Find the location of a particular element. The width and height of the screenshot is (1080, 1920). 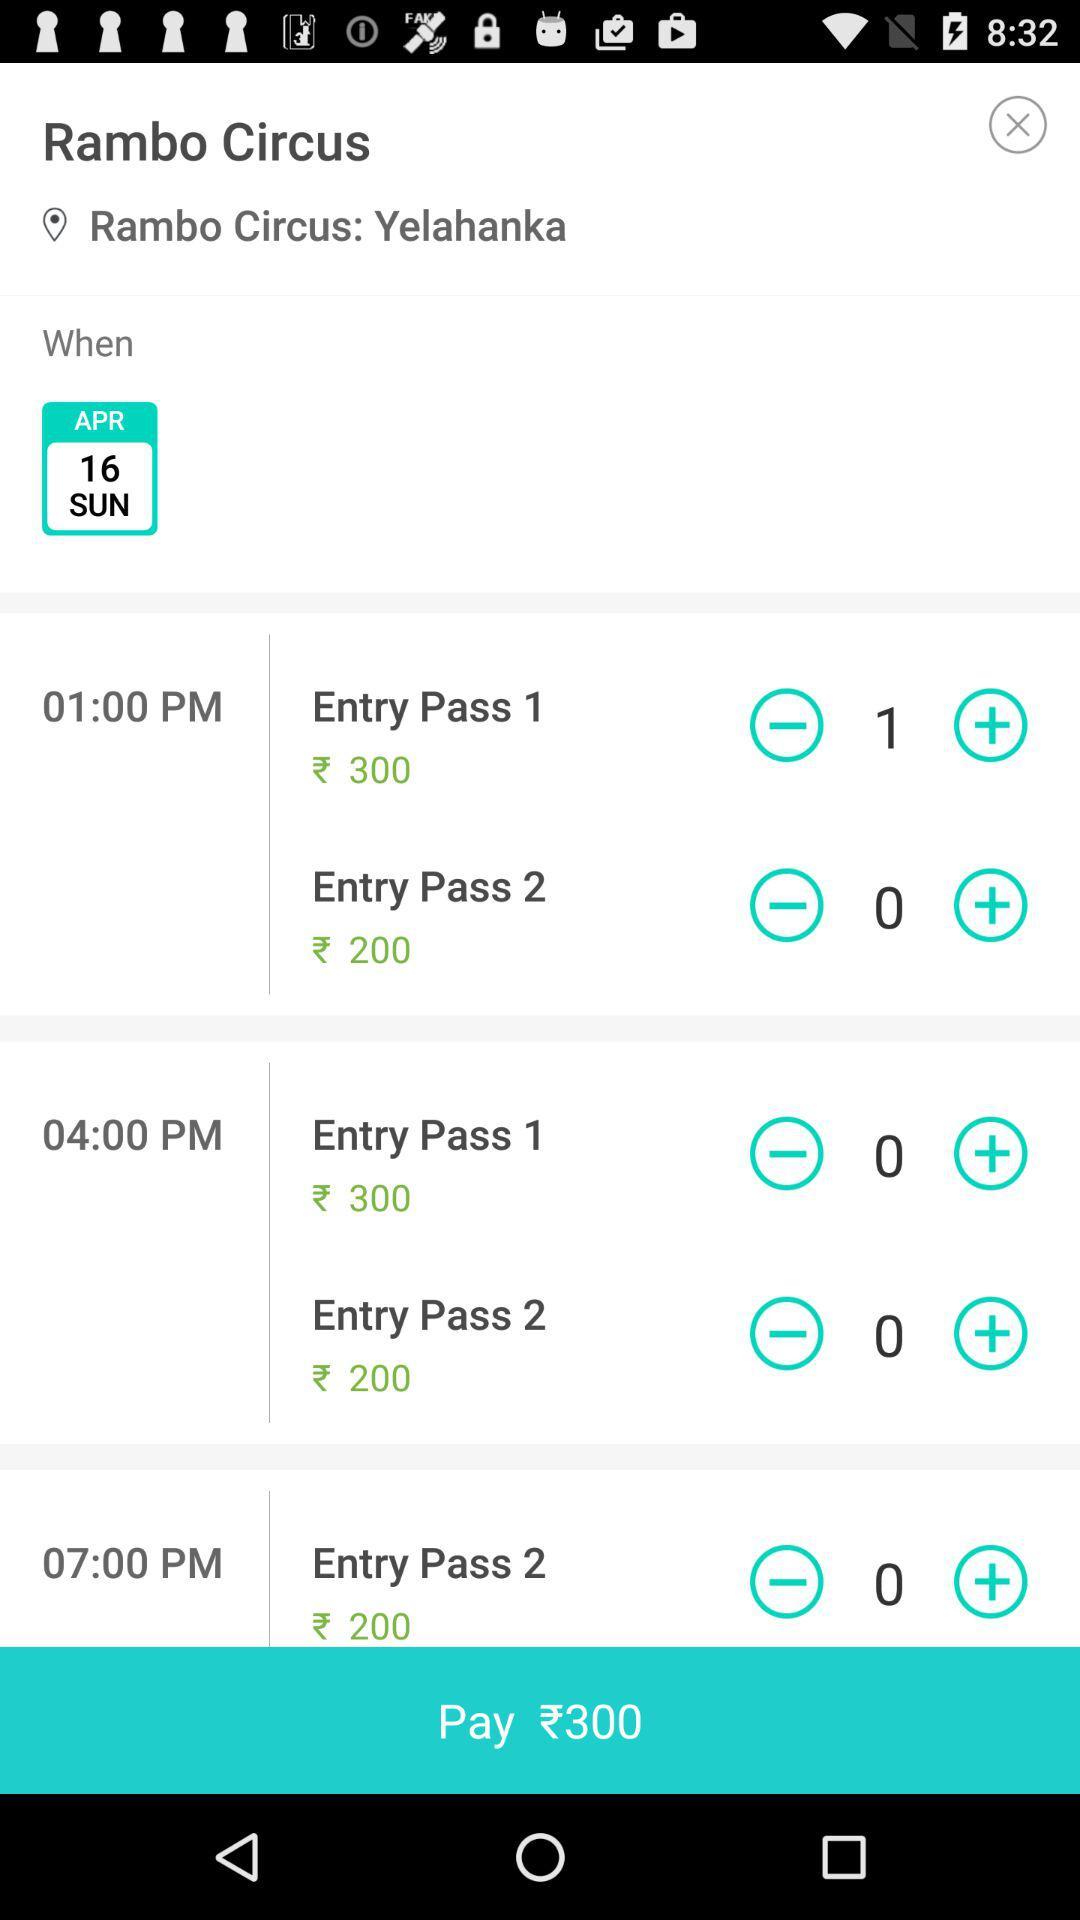

one is located at coordinates (990, 904).